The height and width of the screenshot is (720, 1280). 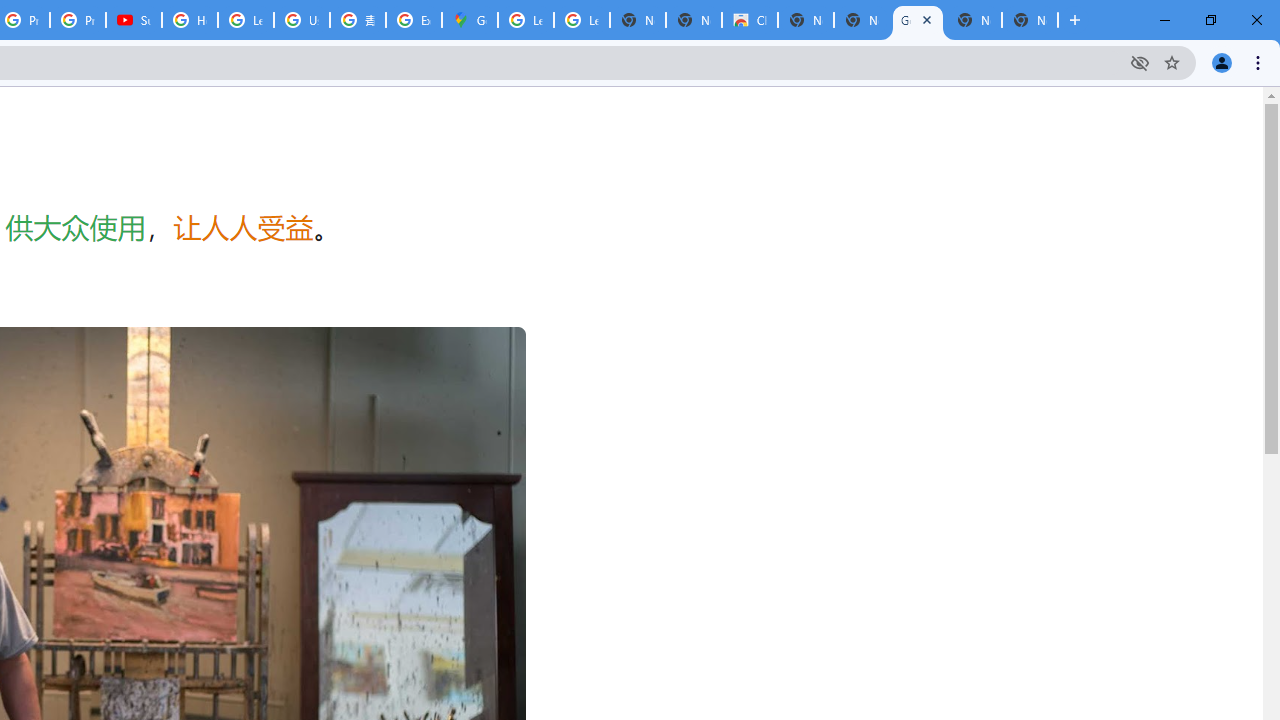 I want to click on 'Google Maps', so click(x=468, y=20).